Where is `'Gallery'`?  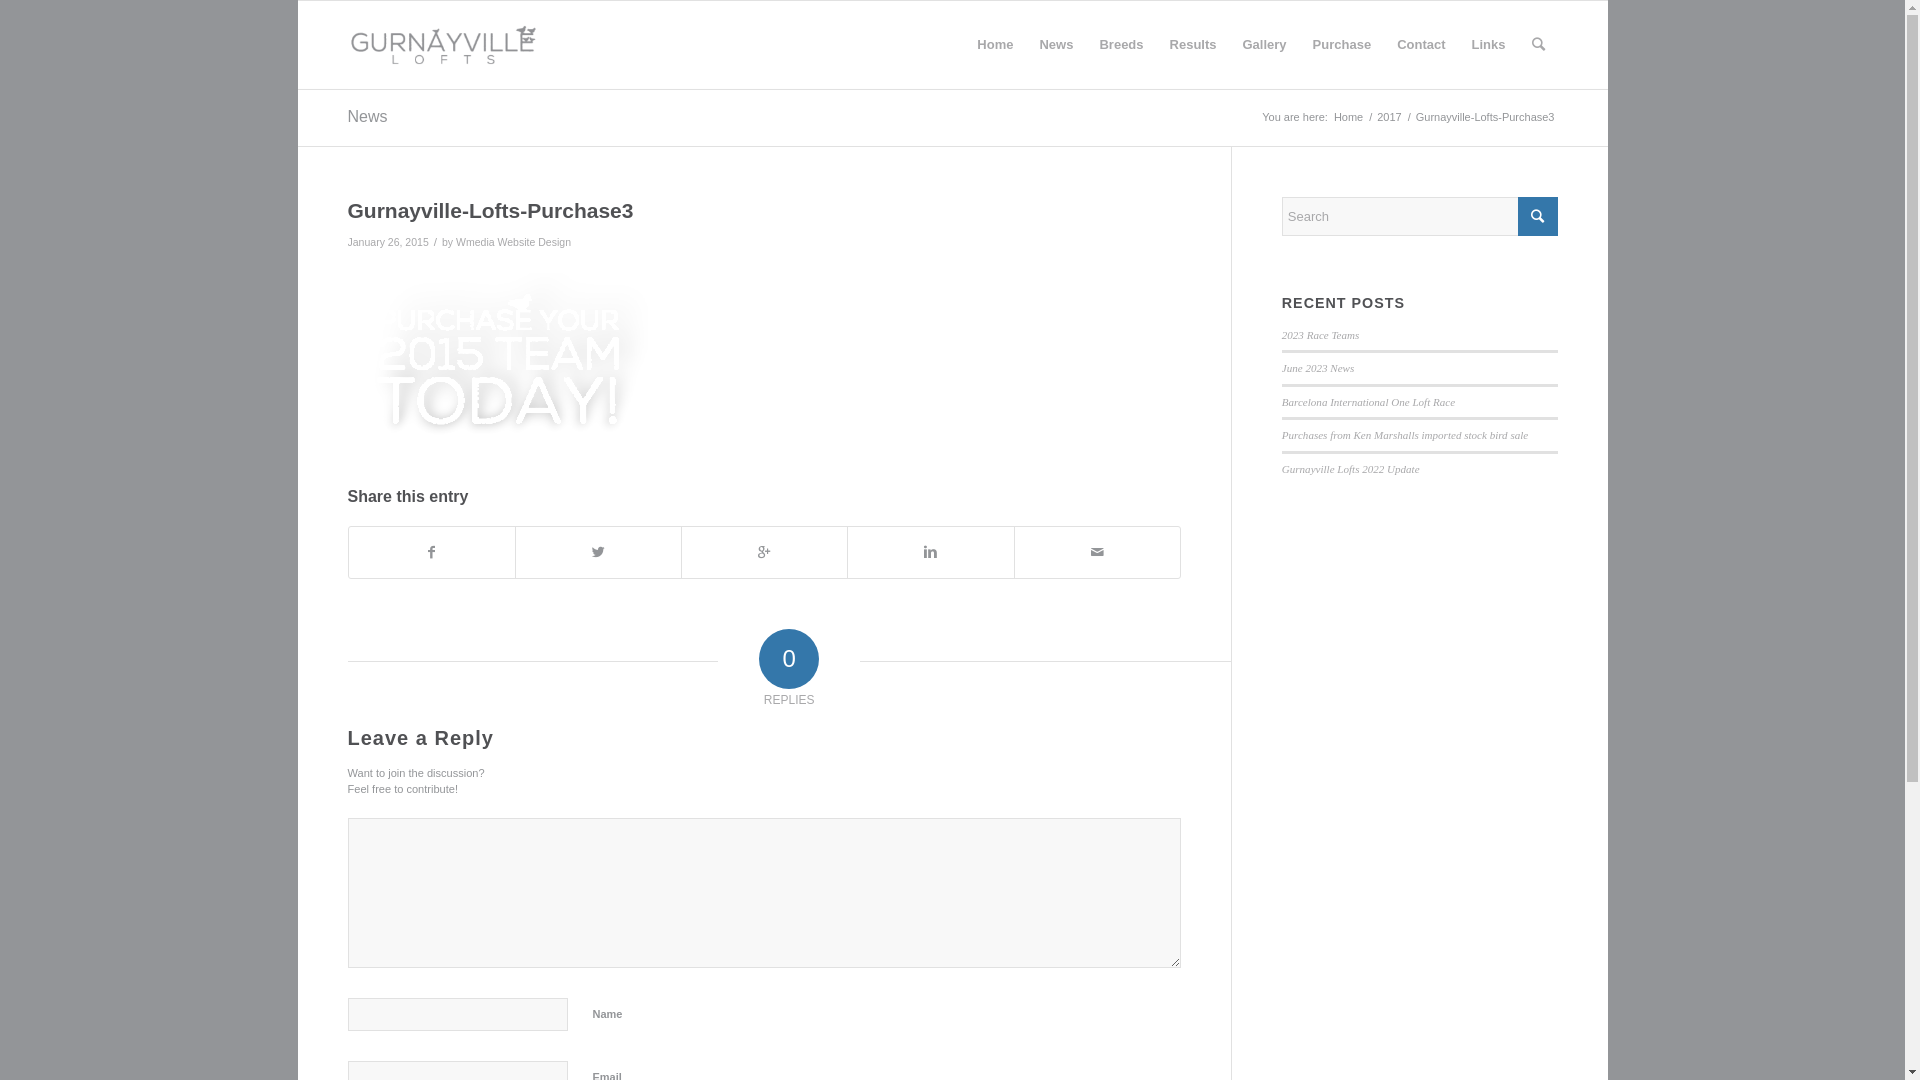
'Gallery' is located at coordinates (1264, 45).